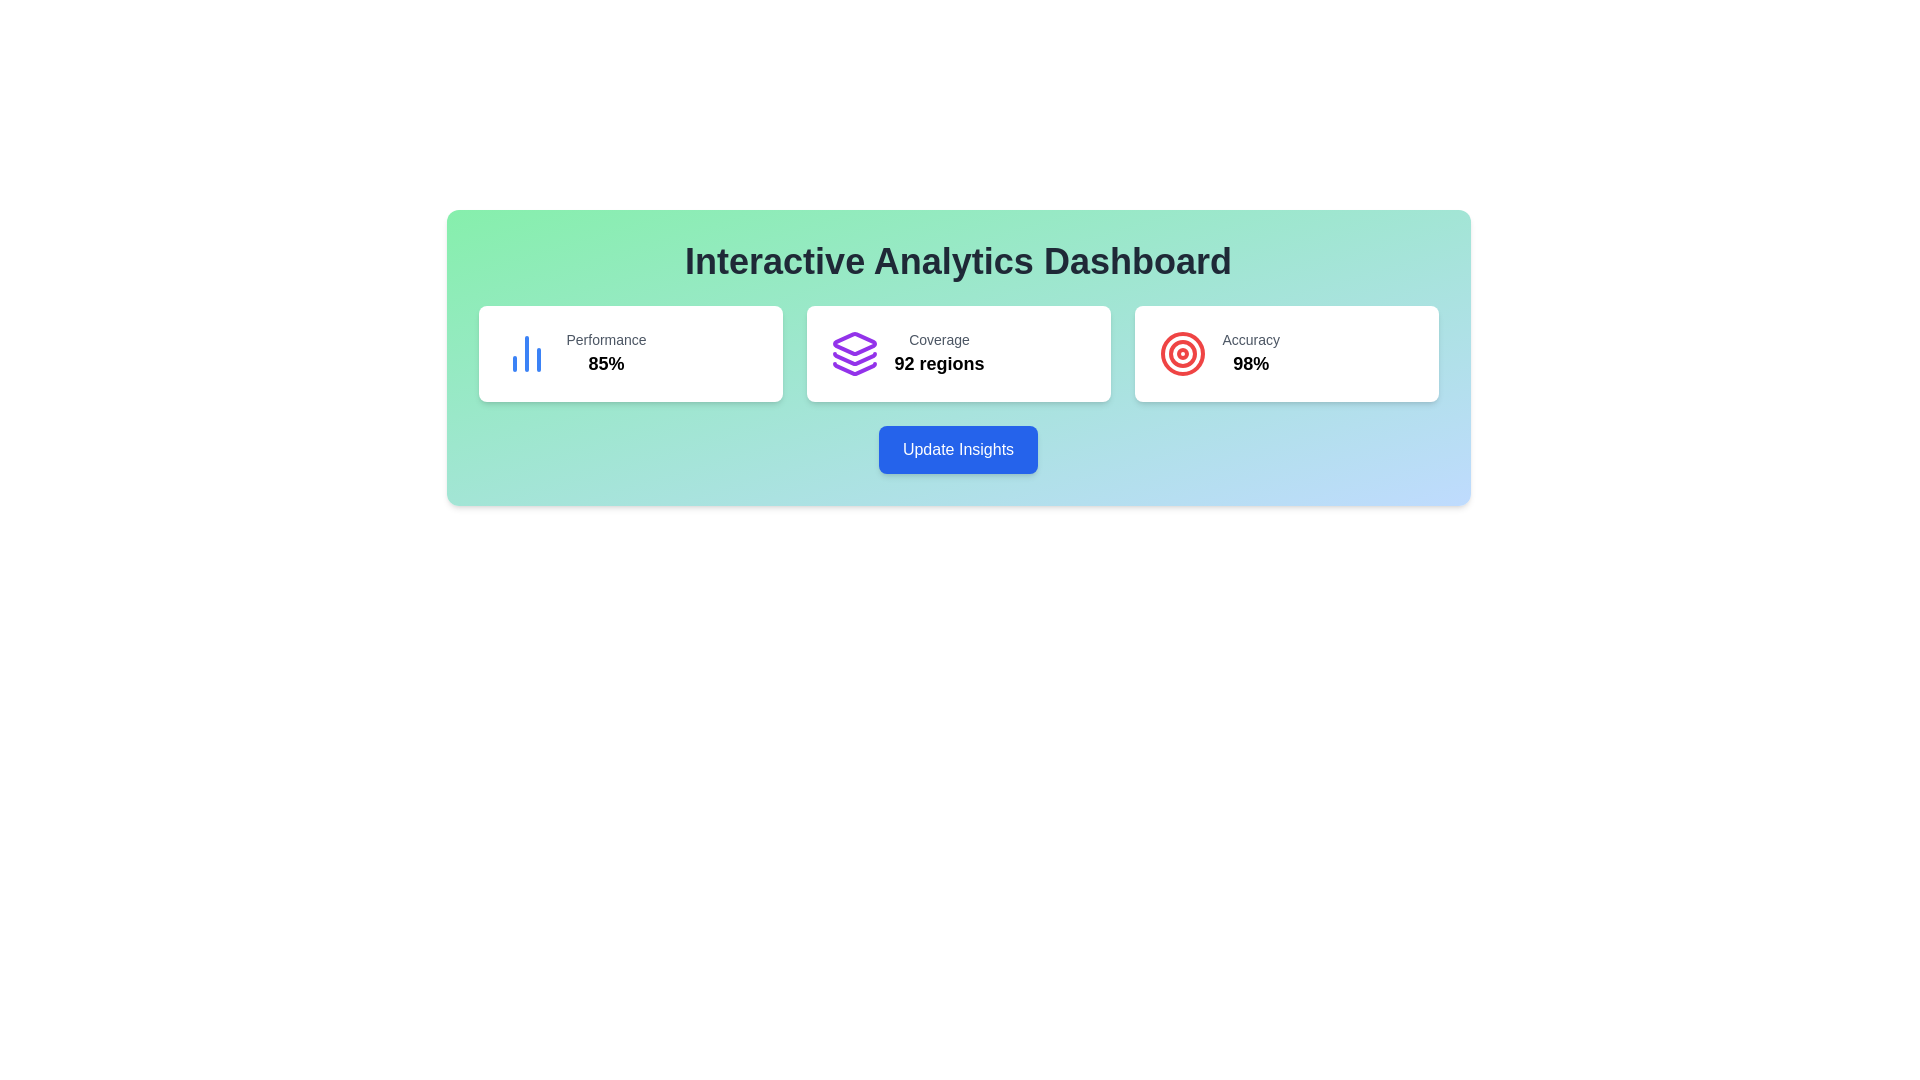 The height and width of the screenshot is (1080, 1920). What do you see at coordinates (605, 353) in the screenshot?
I see `the text-based informational display showing a performance metric of 85%, located in the leftmost card under the 'Interactive Analytics Dashboard' section, centrally aligned below a blue chart icon` at bounding box center [605, 353].